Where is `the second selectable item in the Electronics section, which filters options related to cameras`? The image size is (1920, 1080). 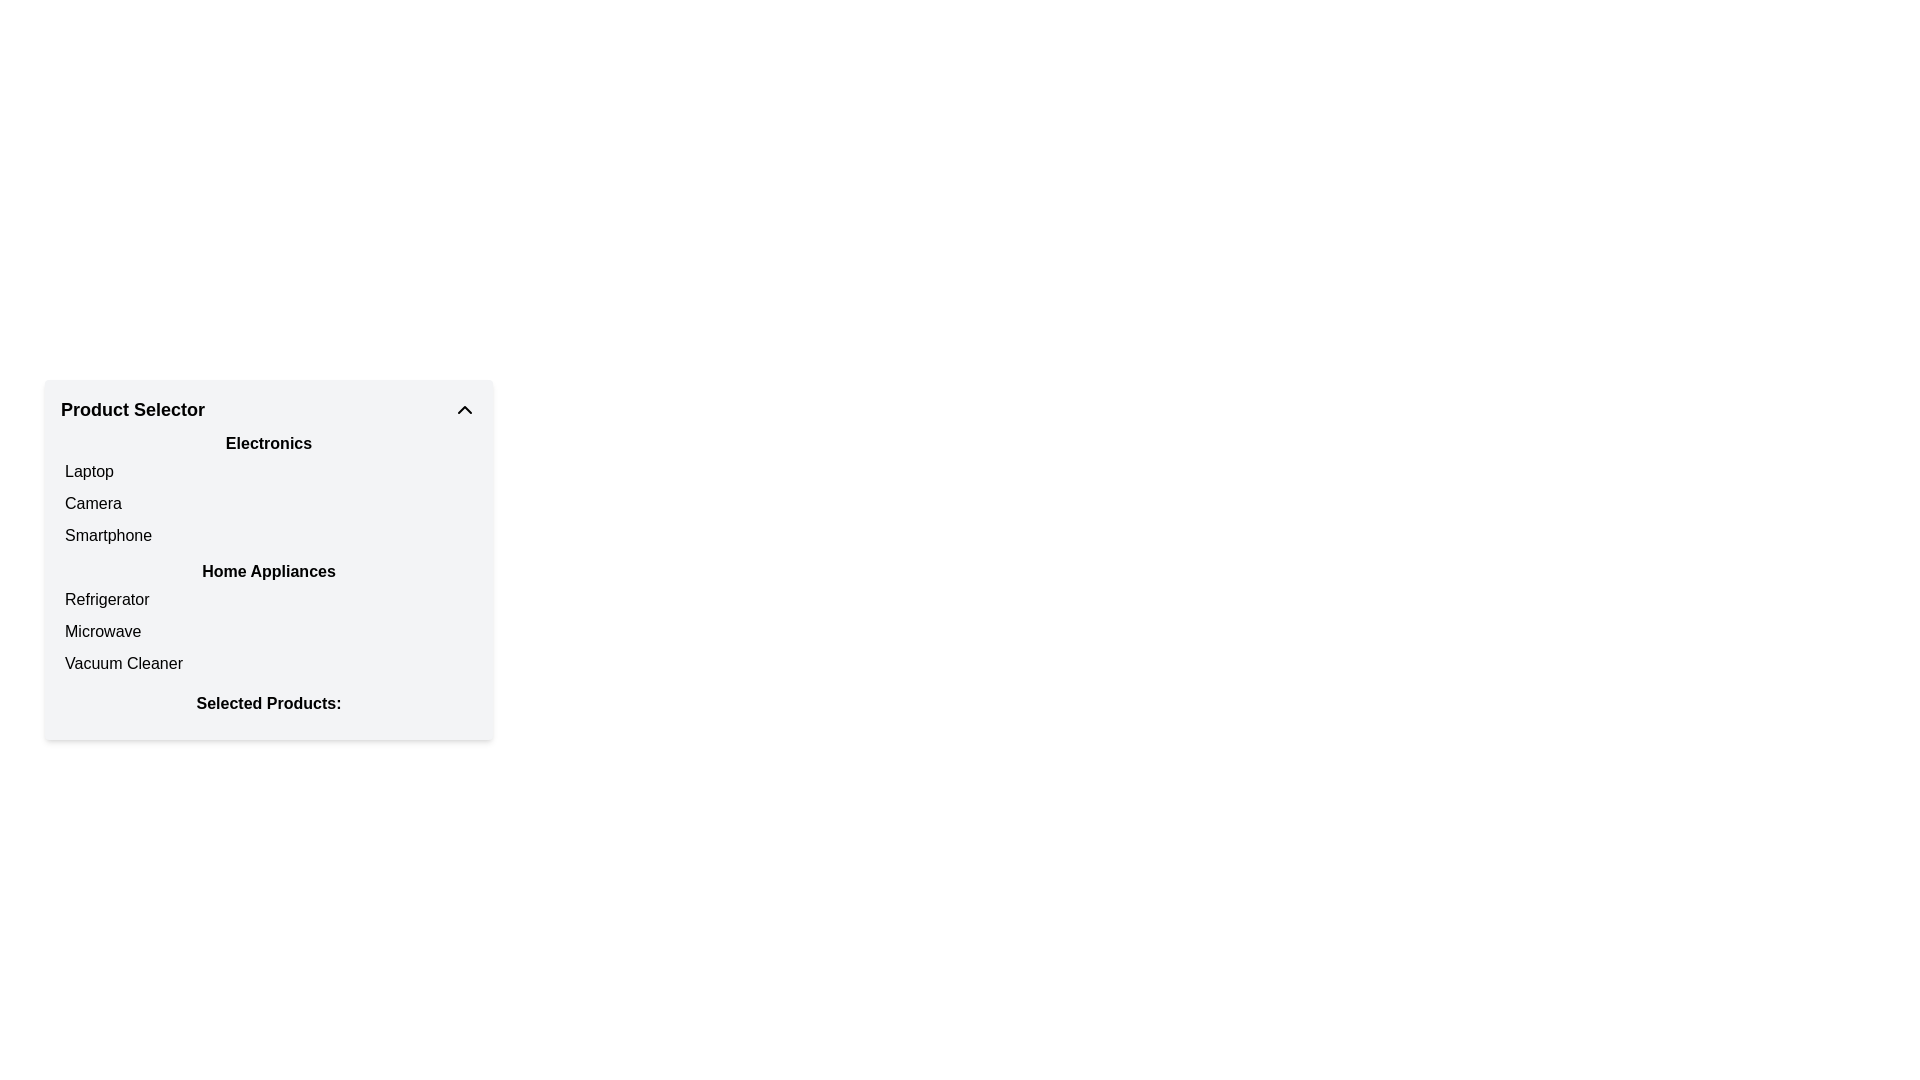 the second selectable item in the Electronics section, which filters options related to cameras is located at coordinates (267, 503).